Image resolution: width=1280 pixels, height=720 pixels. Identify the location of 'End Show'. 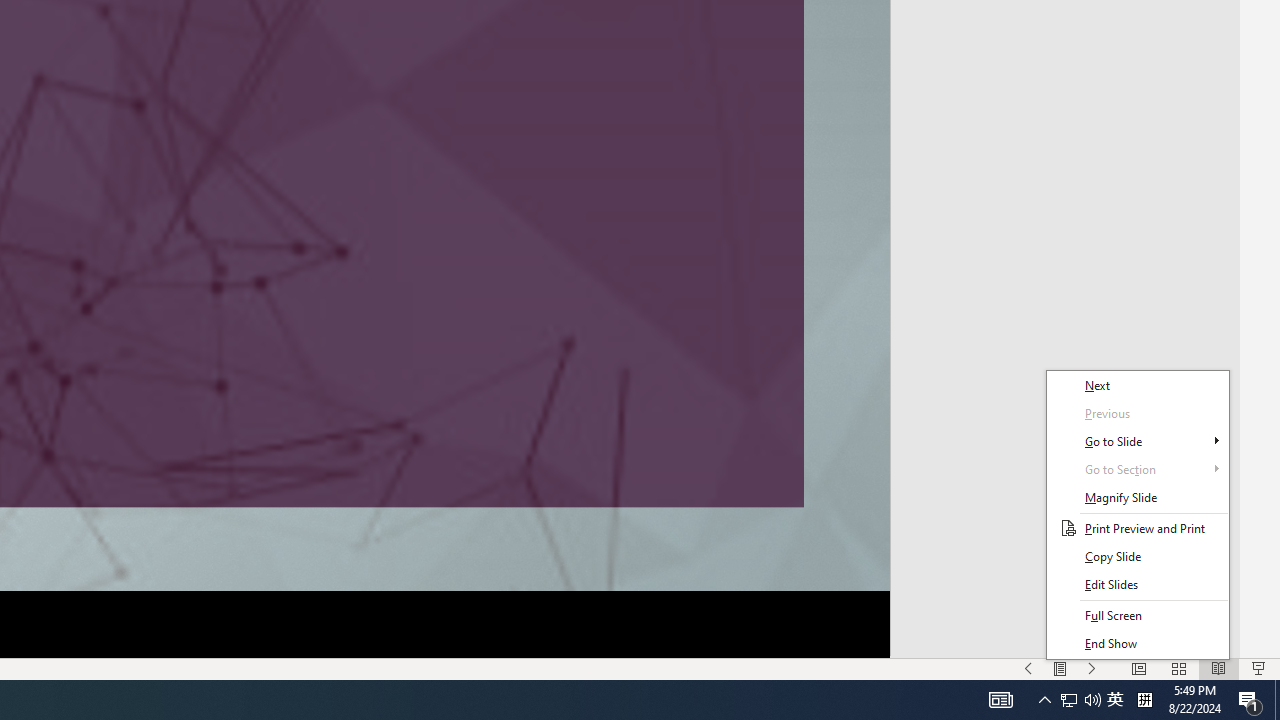
(1137, 644).